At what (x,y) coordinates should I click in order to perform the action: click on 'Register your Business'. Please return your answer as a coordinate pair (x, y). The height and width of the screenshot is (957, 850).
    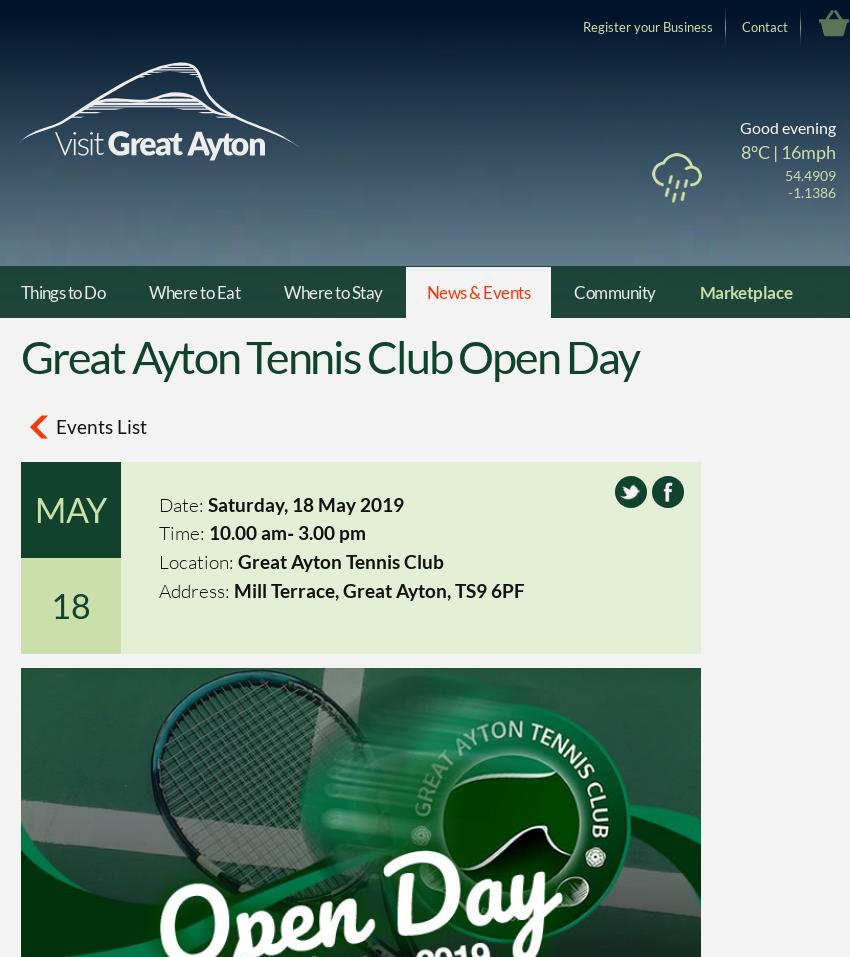
    Looking at the image, I should click on (647, 25).